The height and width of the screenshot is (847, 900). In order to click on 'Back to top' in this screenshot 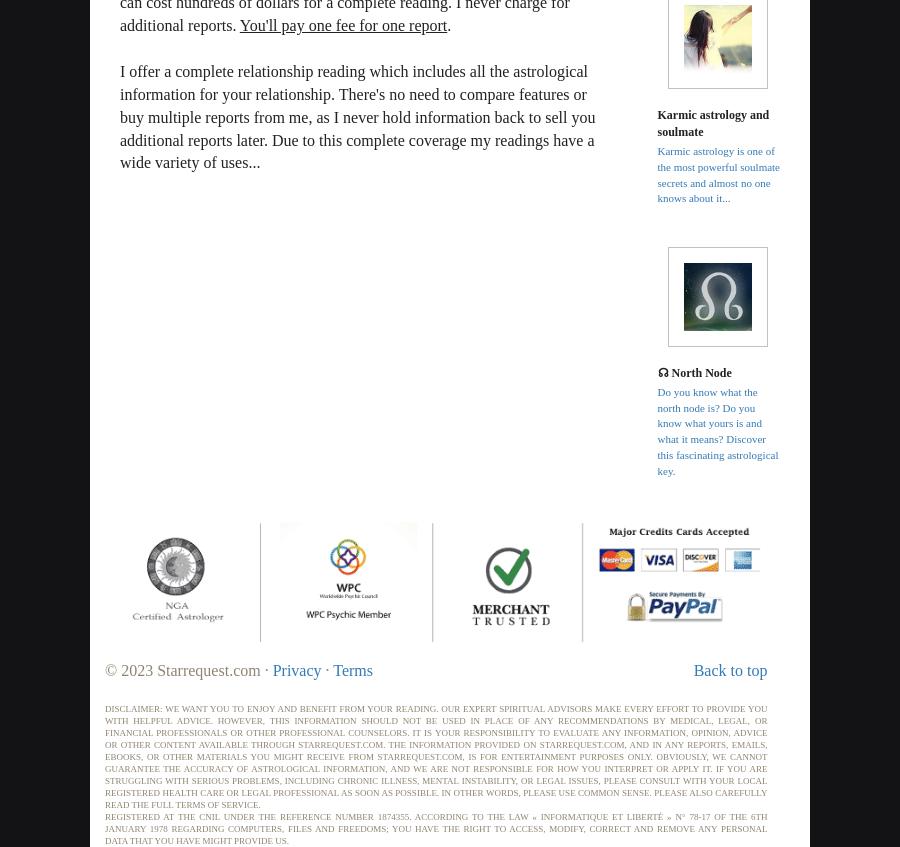, I will do `click(692, 669)`.